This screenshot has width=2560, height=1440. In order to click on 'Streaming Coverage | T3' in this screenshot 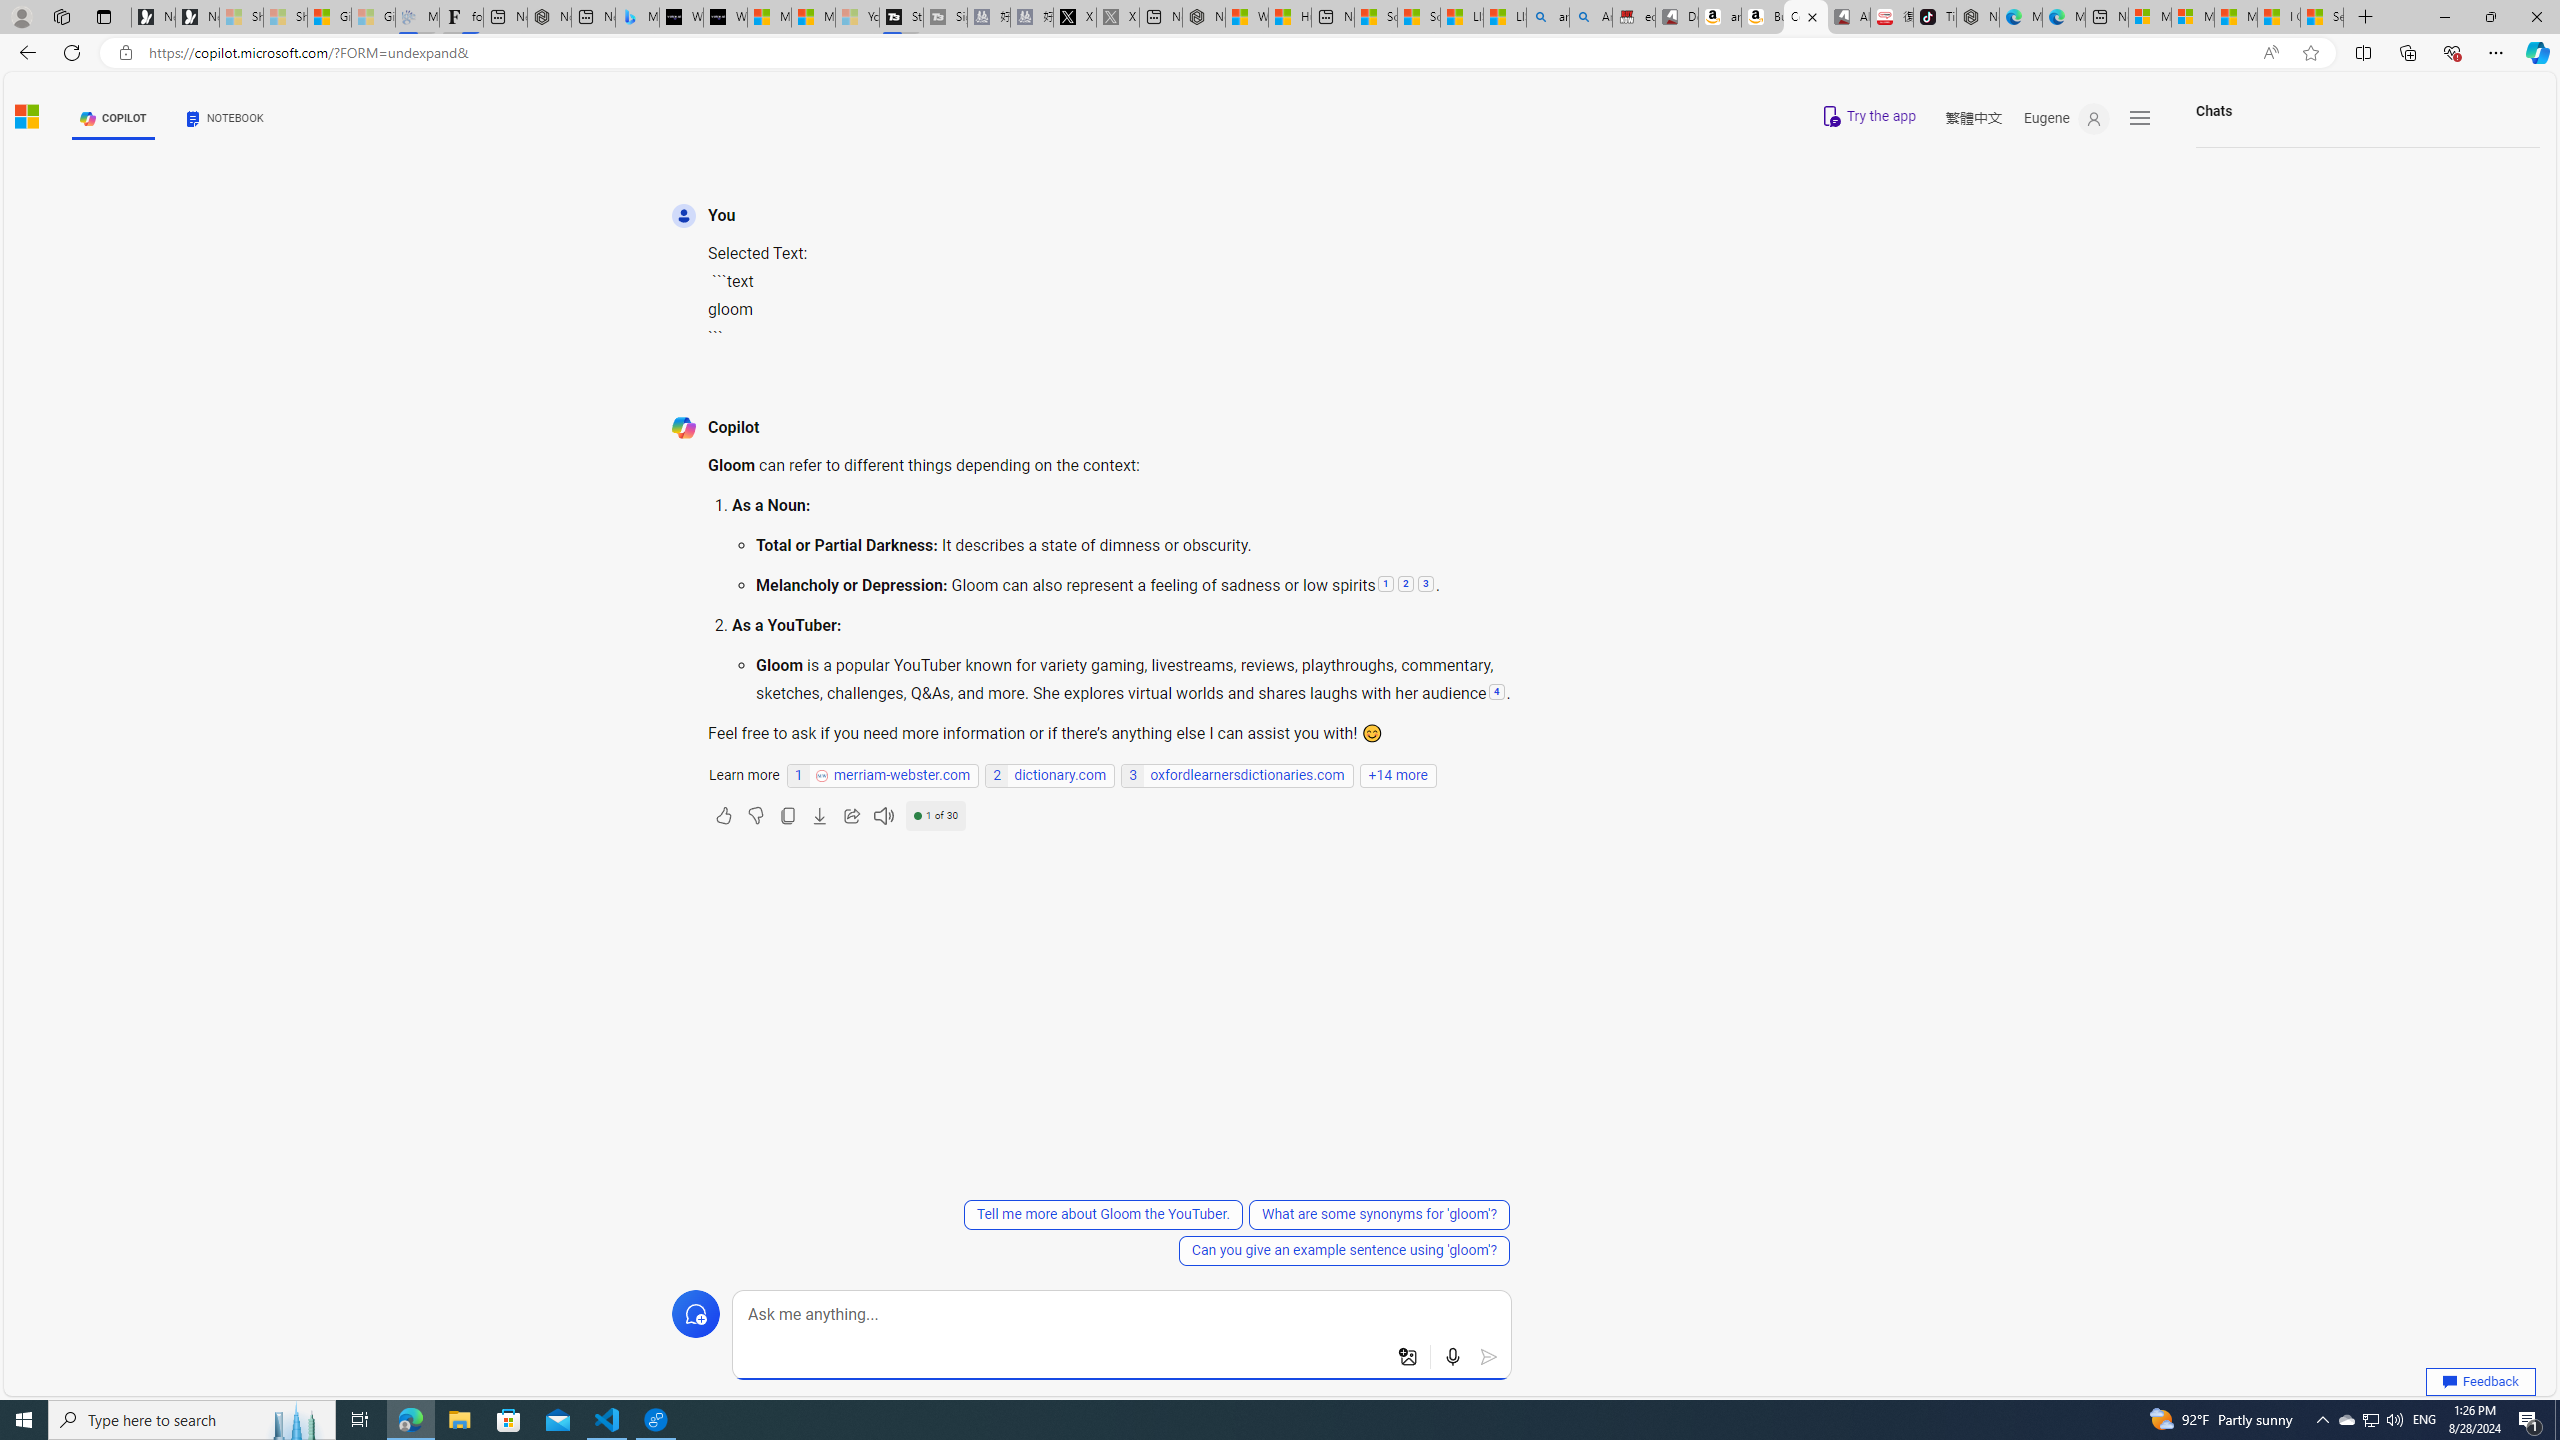, I will do `click(900, 16)`.